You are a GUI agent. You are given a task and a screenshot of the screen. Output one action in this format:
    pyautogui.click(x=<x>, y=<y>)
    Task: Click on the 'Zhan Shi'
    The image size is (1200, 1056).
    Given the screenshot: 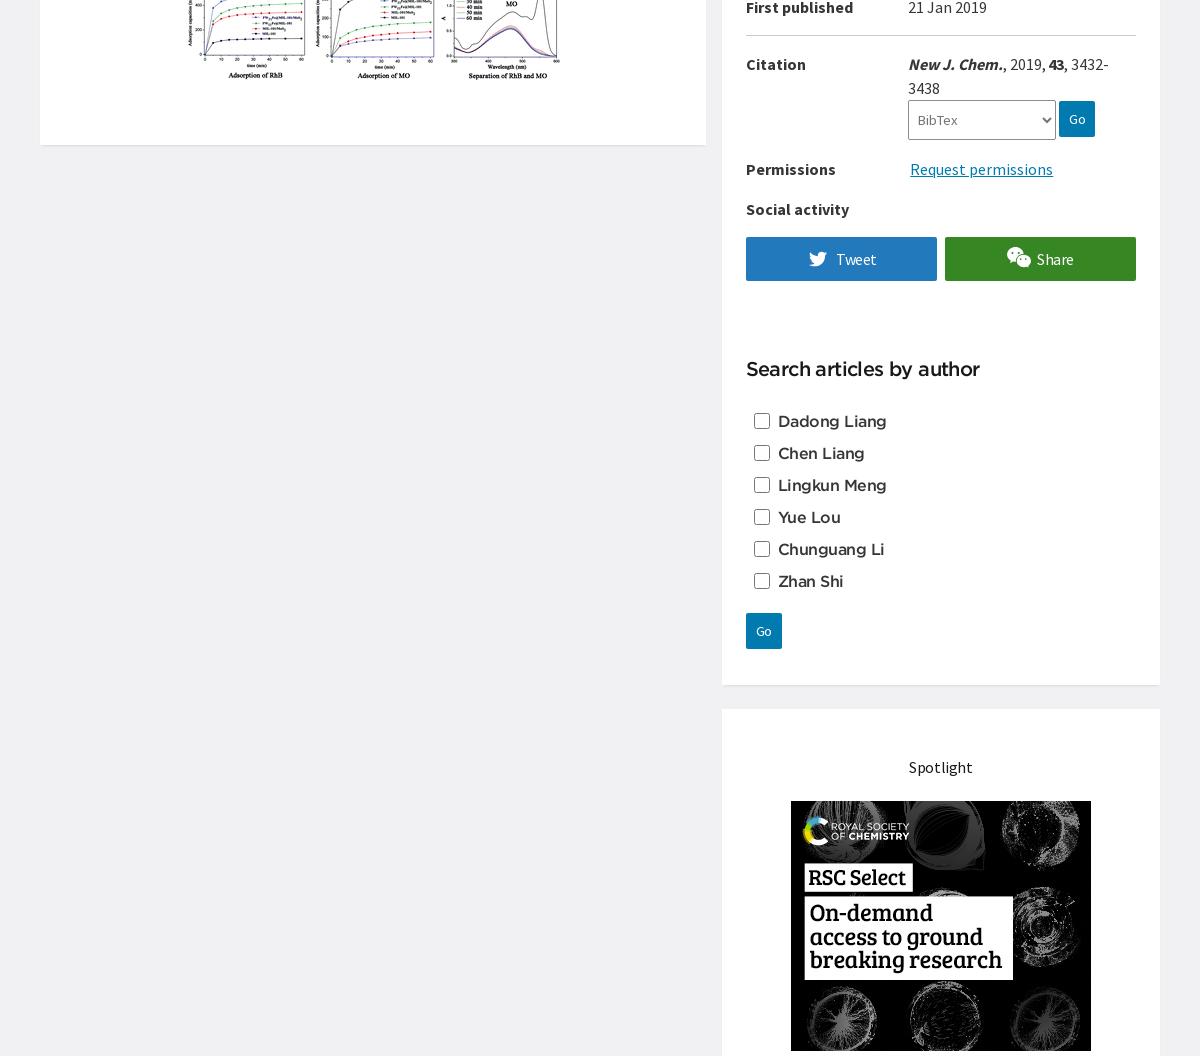 What is the action you would take?
    pyautogui.click(x=809, y=581)
    